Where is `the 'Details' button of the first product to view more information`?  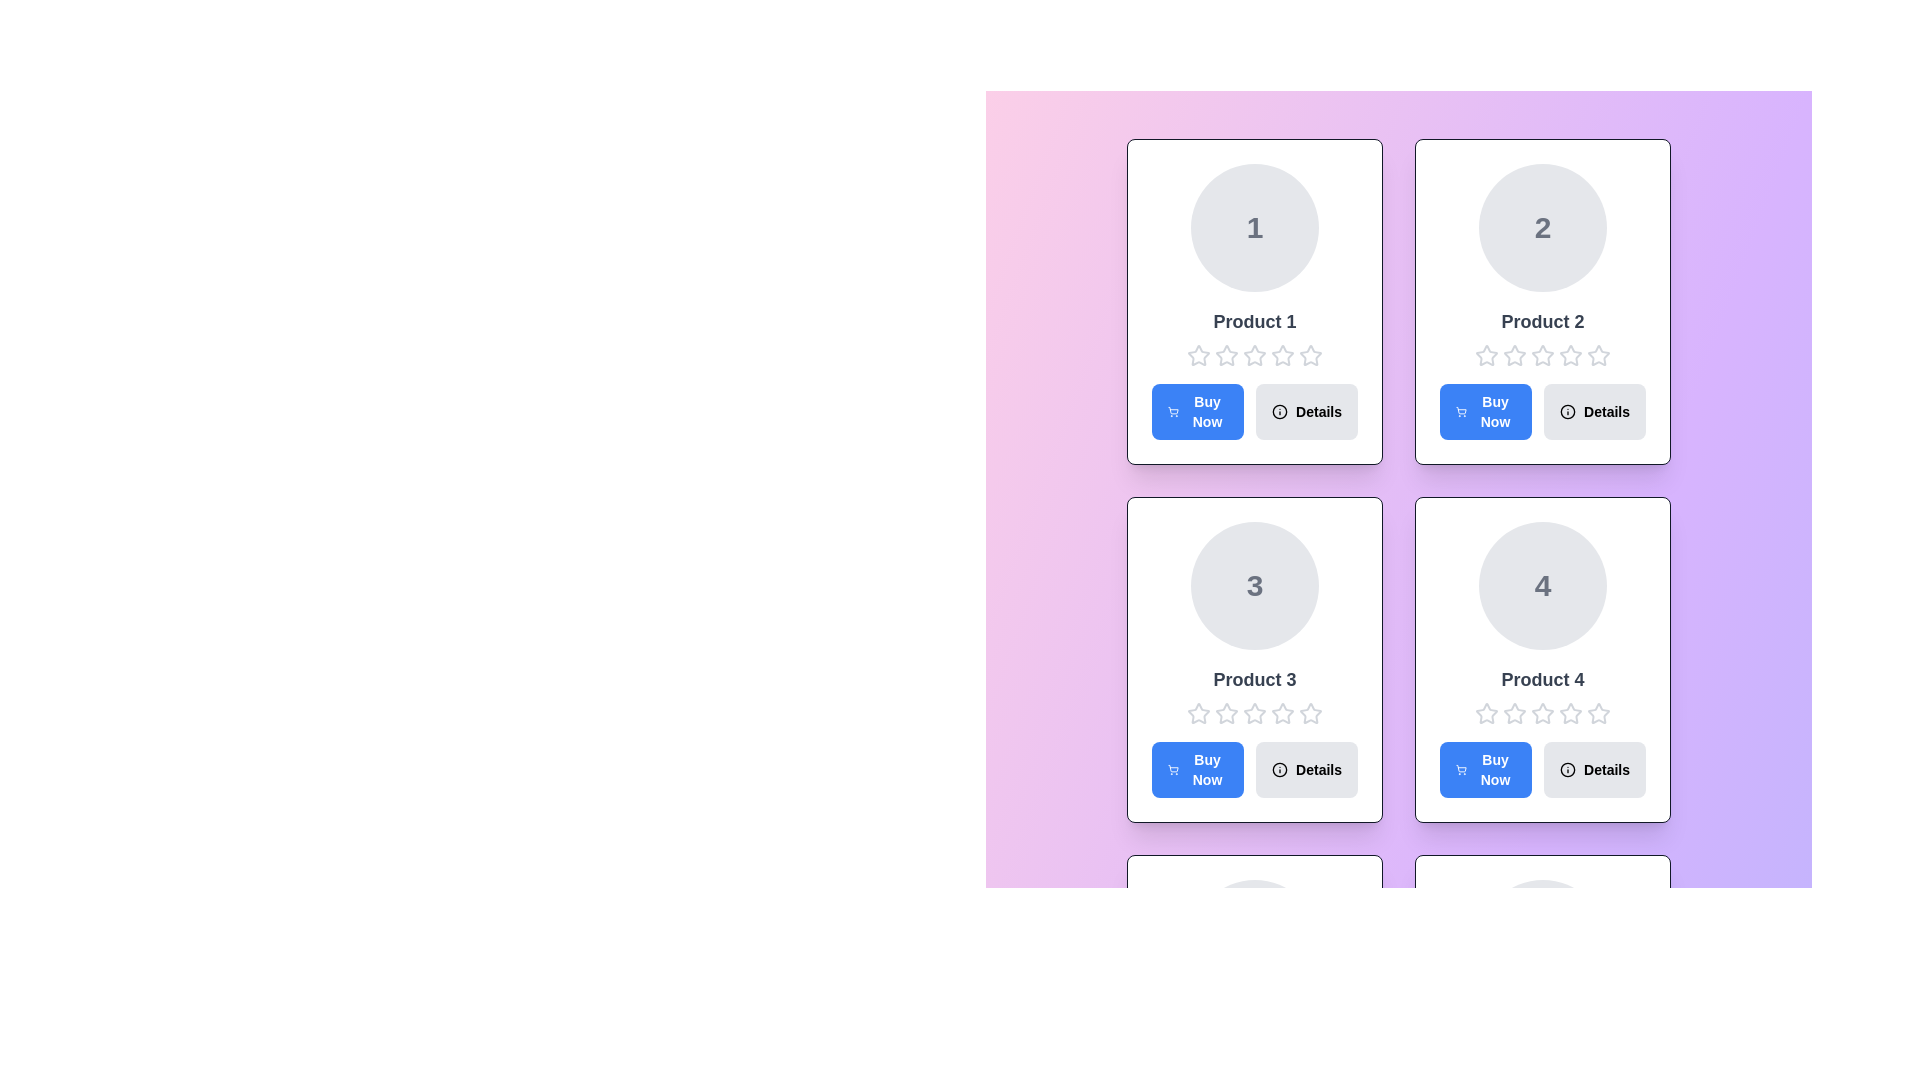
the 'Details' button of the first product to view more information is located at coordinates (1306, 411).